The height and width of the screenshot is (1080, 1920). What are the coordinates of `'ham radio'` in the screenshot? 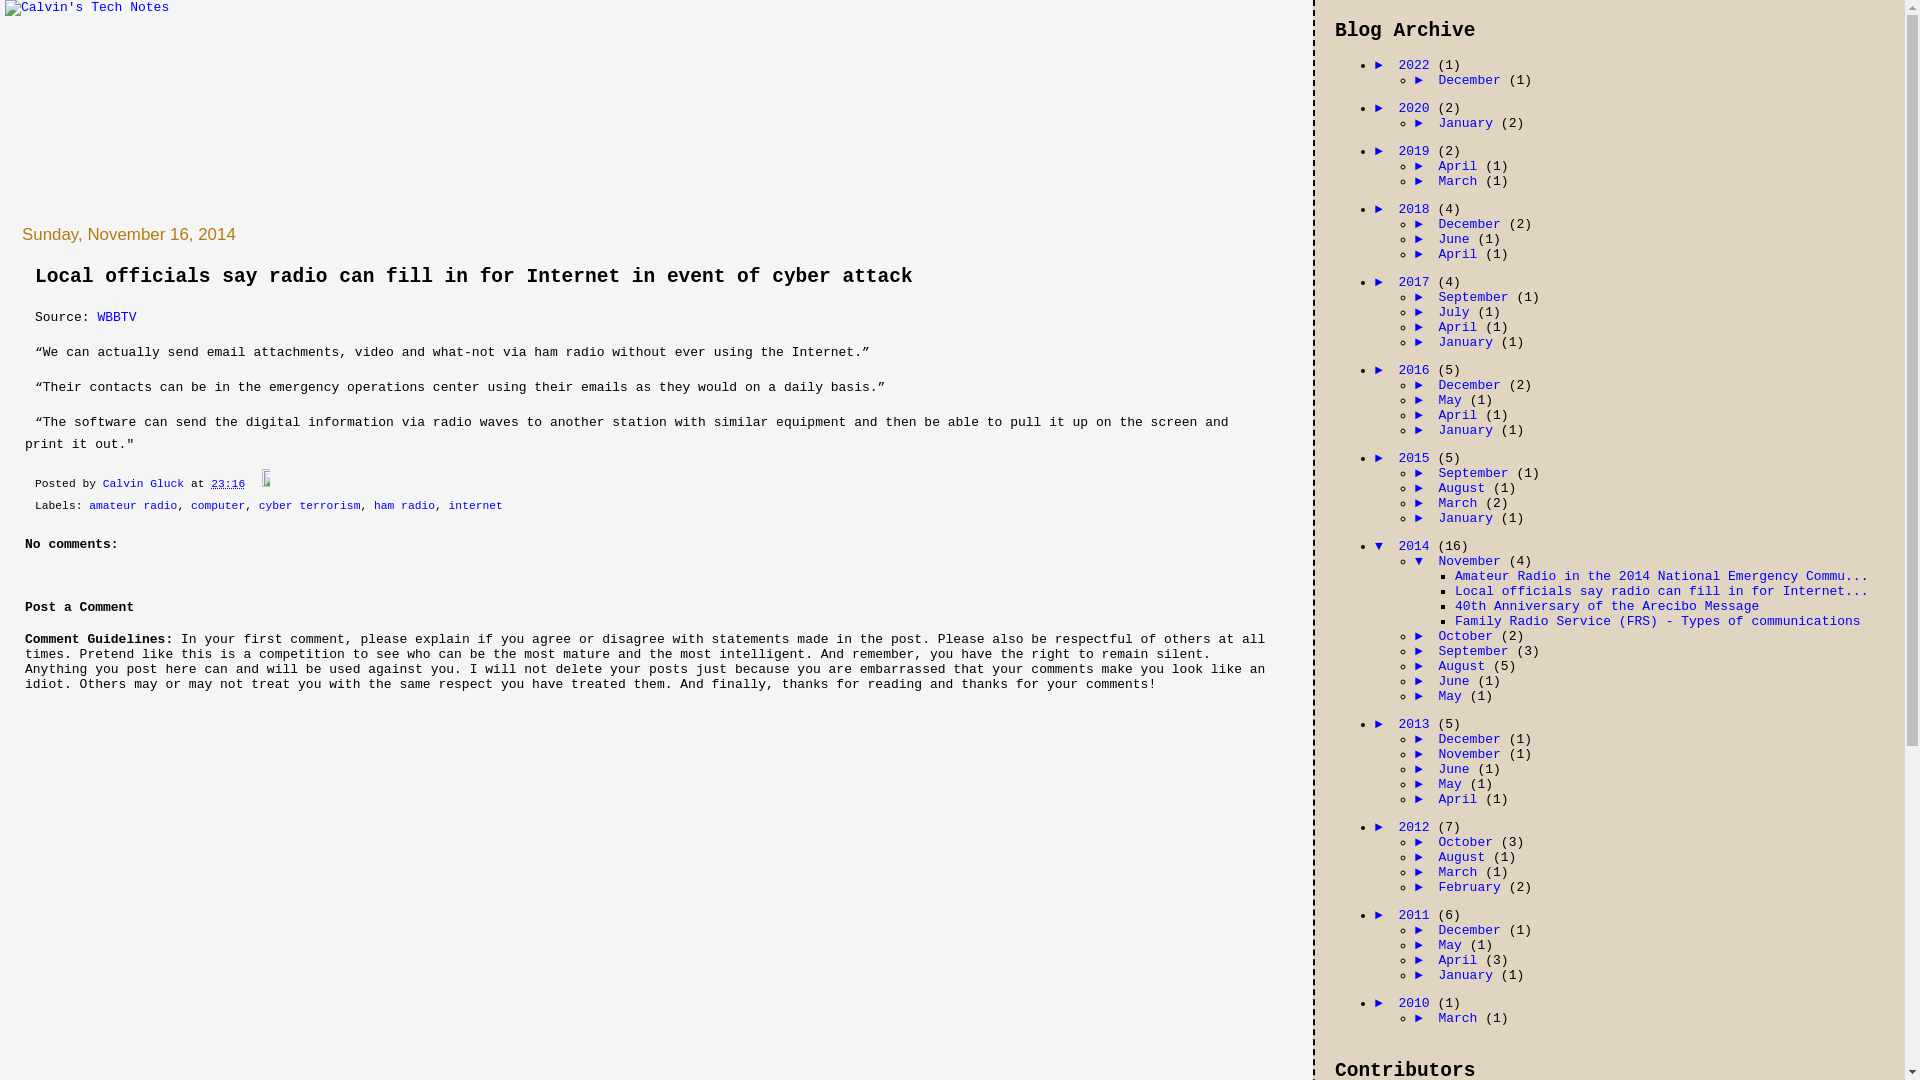 It's located at (403, 504).